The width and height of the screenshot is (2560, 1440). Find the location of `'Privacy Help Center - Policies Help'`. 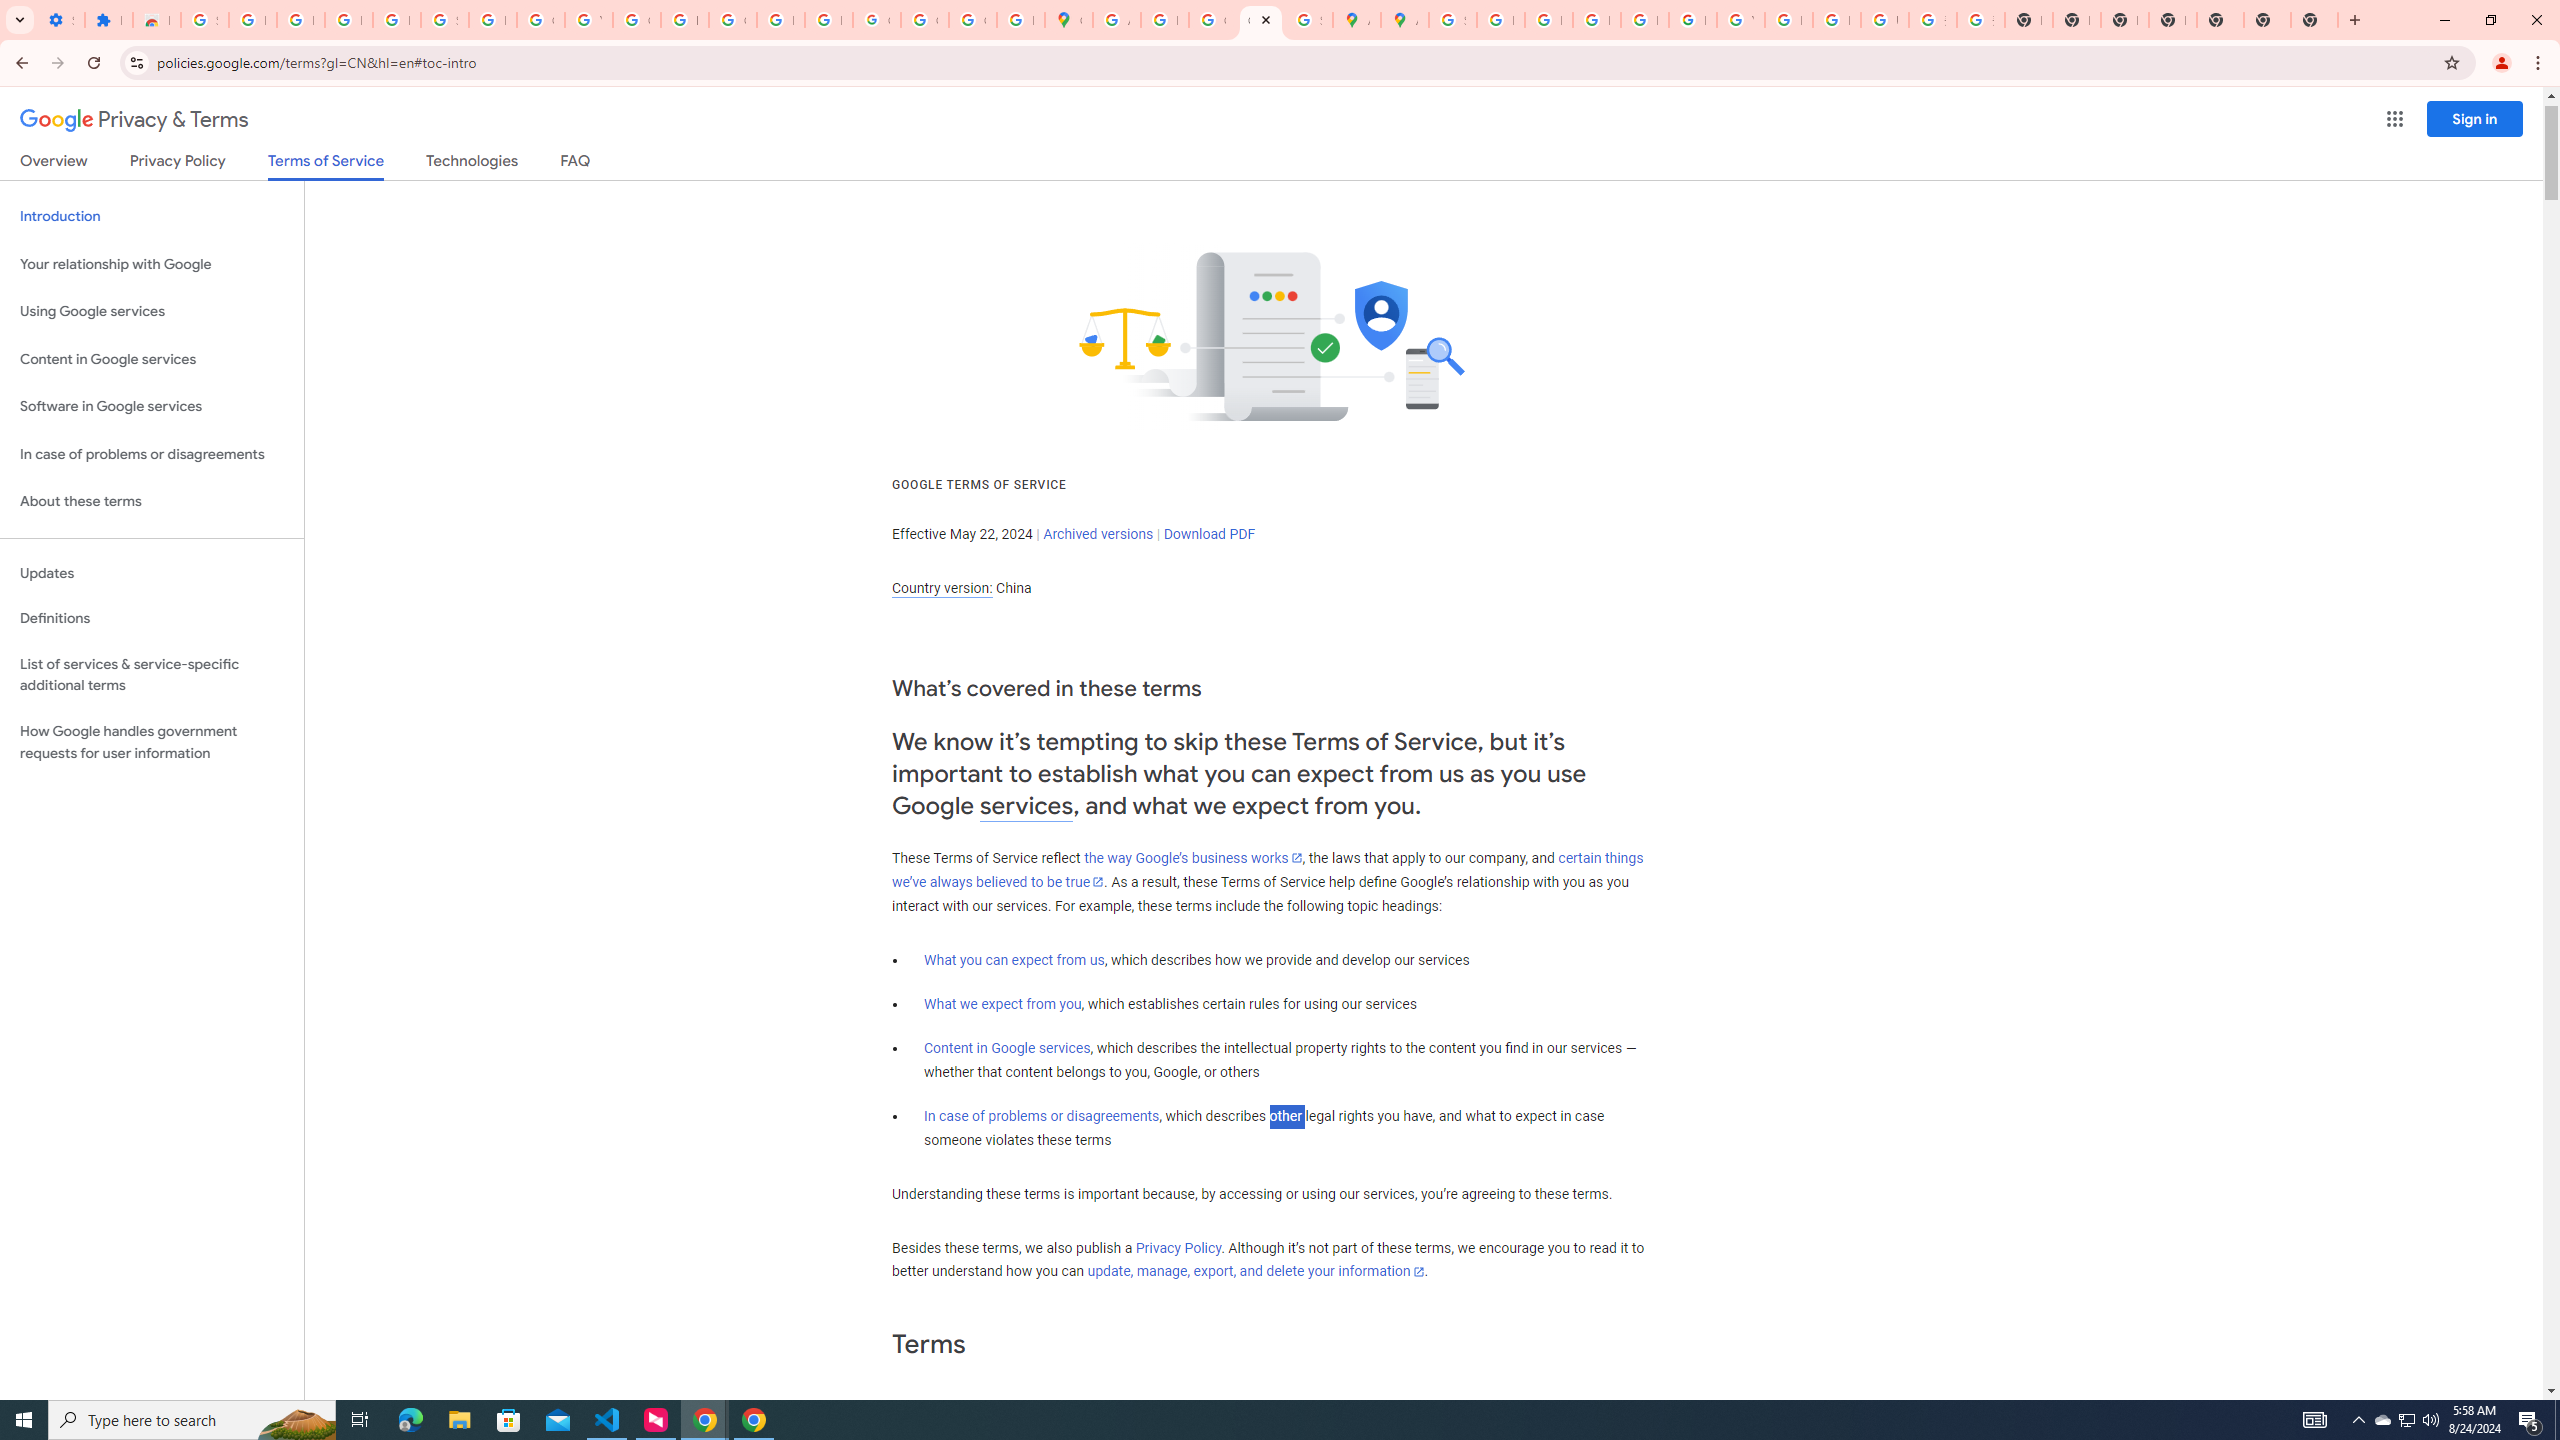

'Privacy Help Center - Policies Help' is located at coordinates (1597, 19).